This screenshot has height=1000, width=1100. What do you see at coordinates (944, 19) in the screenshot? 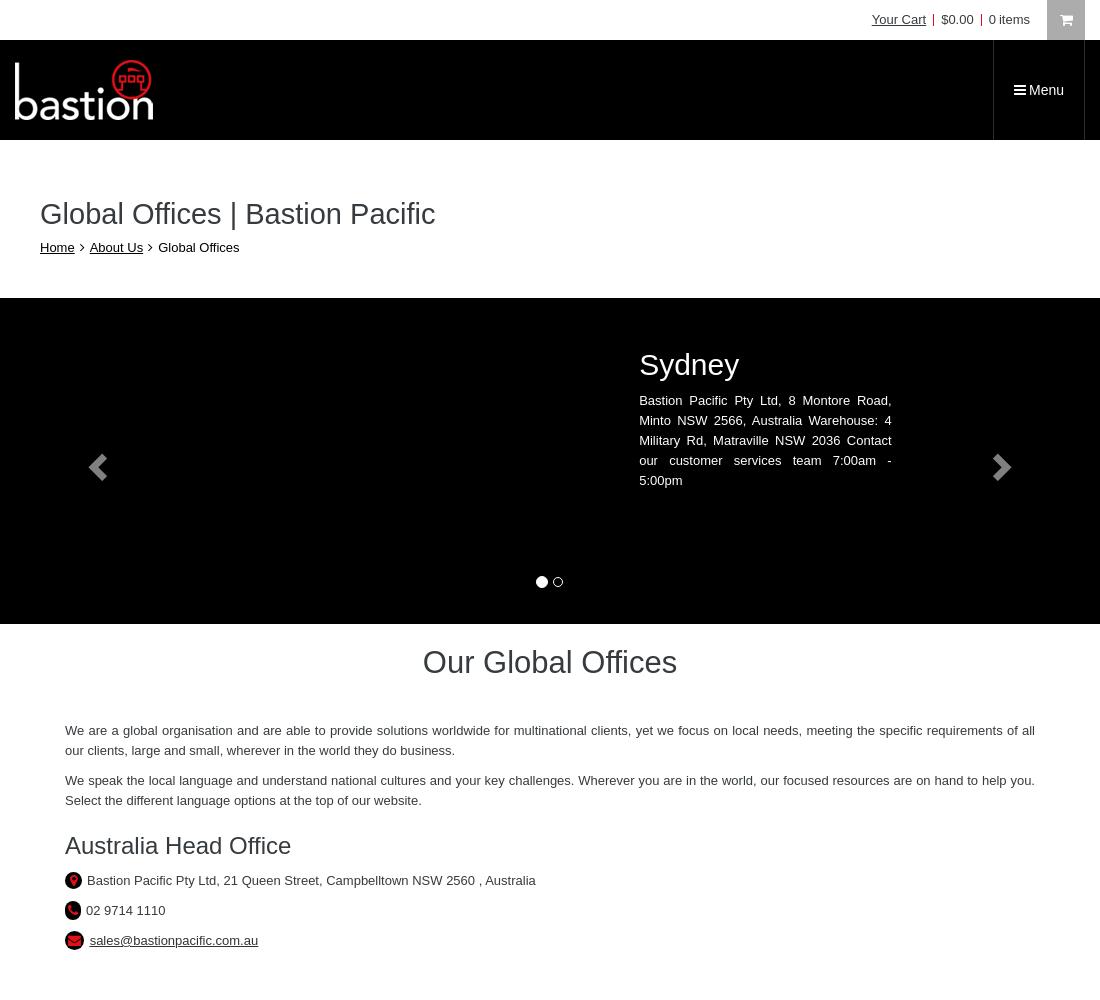
I see `'$'` at bounding box center [944, 19].